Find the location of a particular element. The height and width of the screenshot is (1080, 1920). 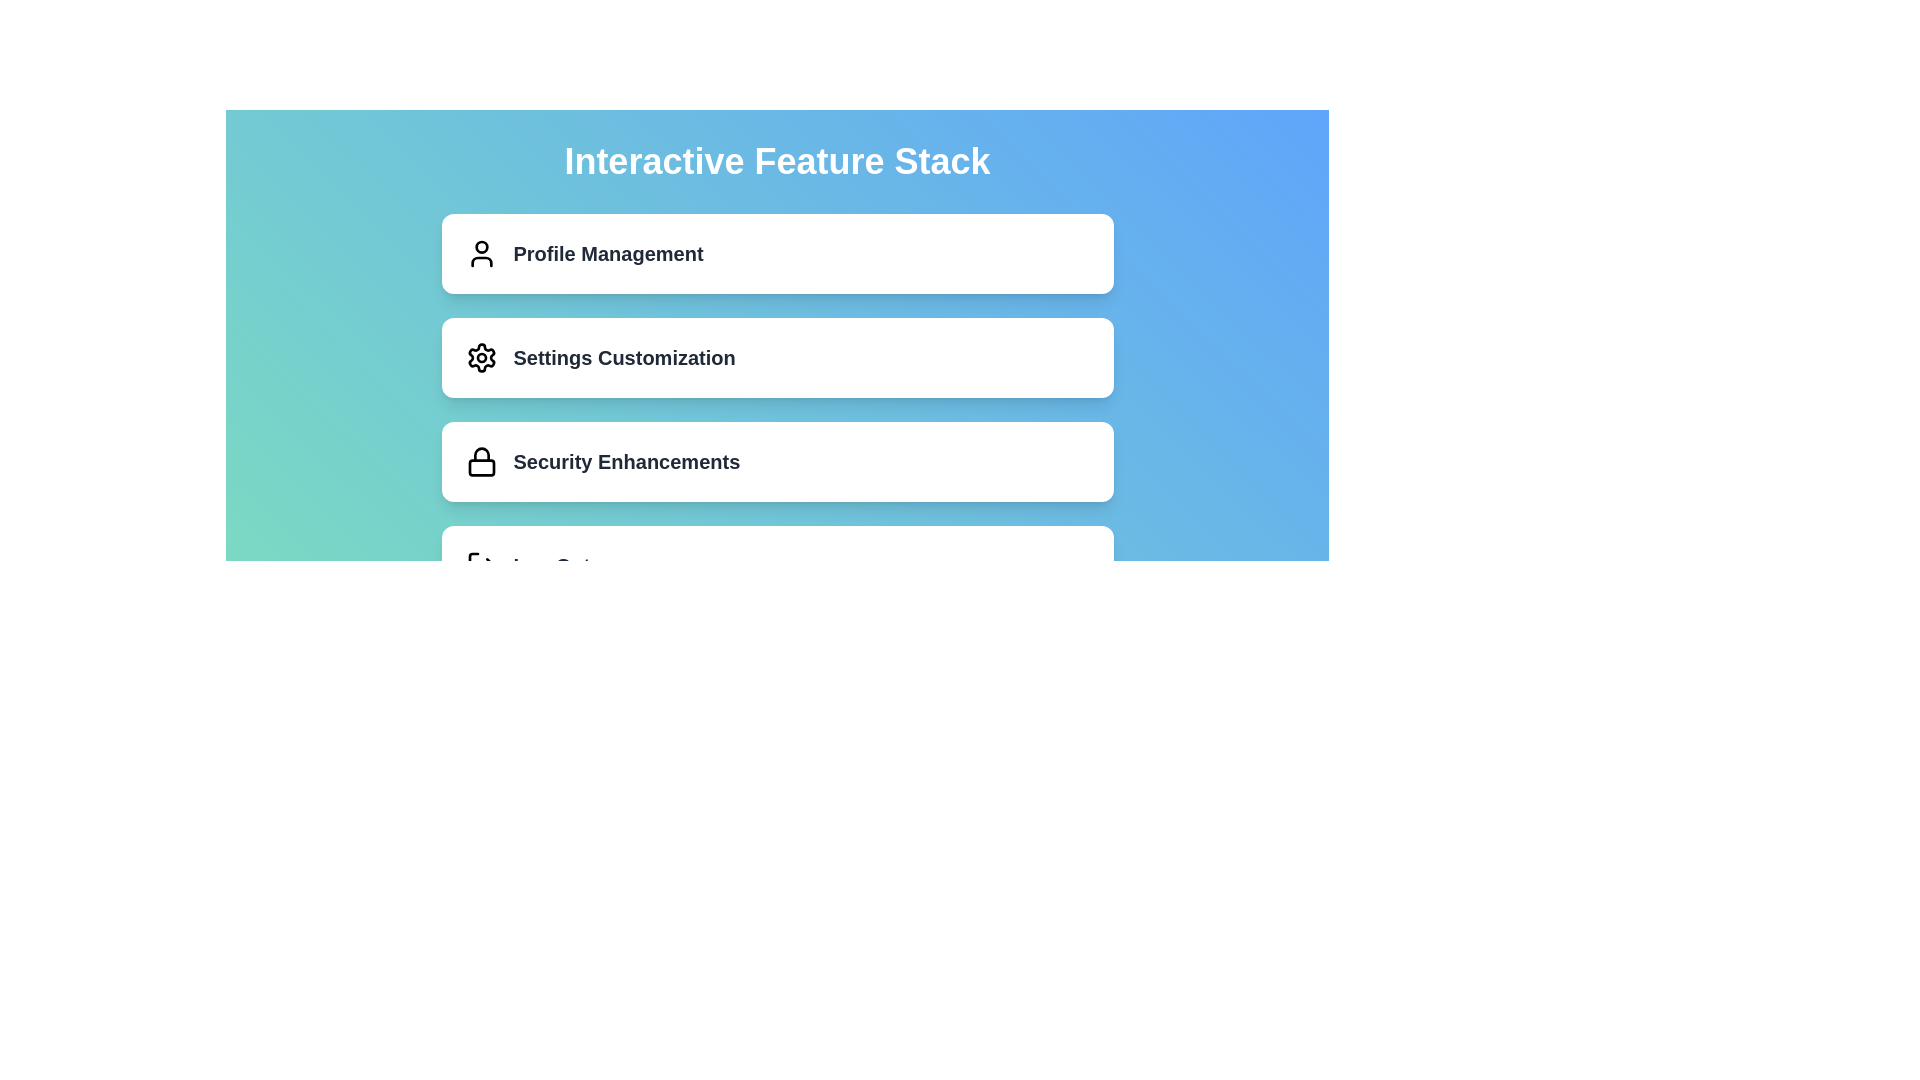

the settings icon located to the left of the 'Settings Customization' text is located at coordinates (481, 357).